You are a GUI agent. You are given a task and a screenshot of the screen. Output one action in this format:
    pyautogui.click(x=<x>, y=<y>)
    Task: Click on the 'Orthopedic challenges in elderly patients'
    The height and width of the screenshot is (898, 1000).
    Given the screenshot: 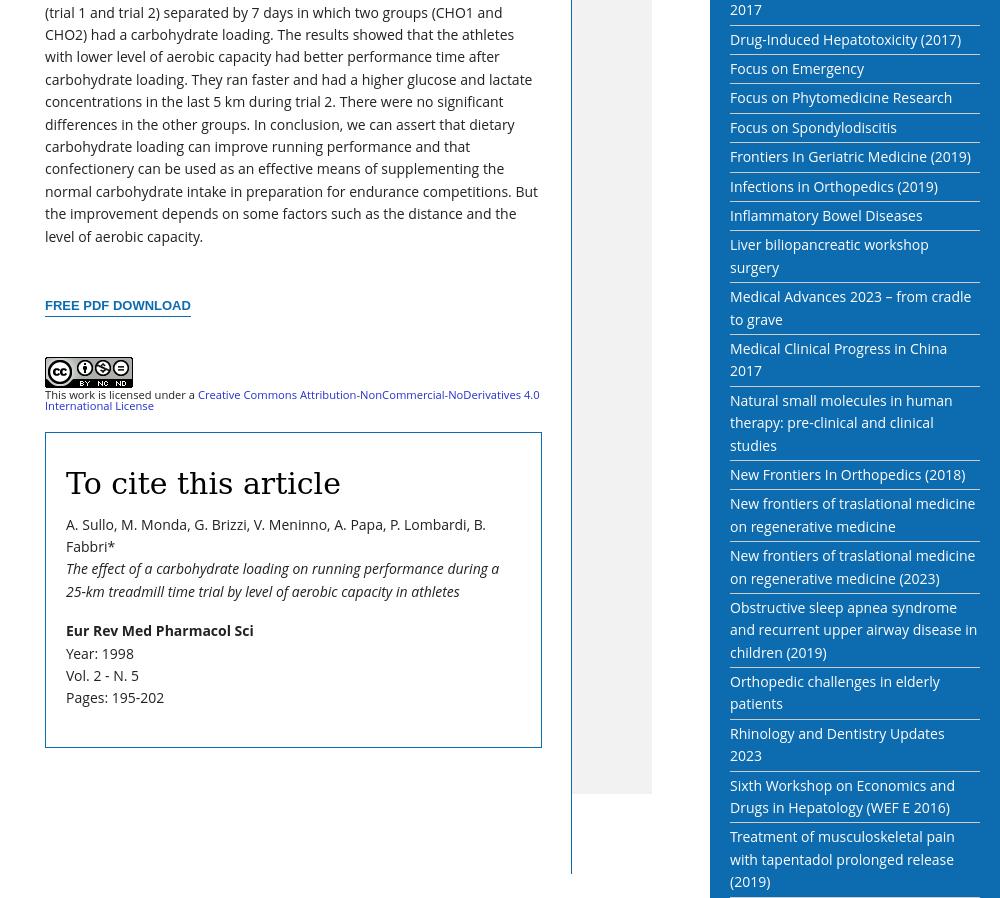 What is the action you would take?
    pyautogui.click(x=833, y=692)
    